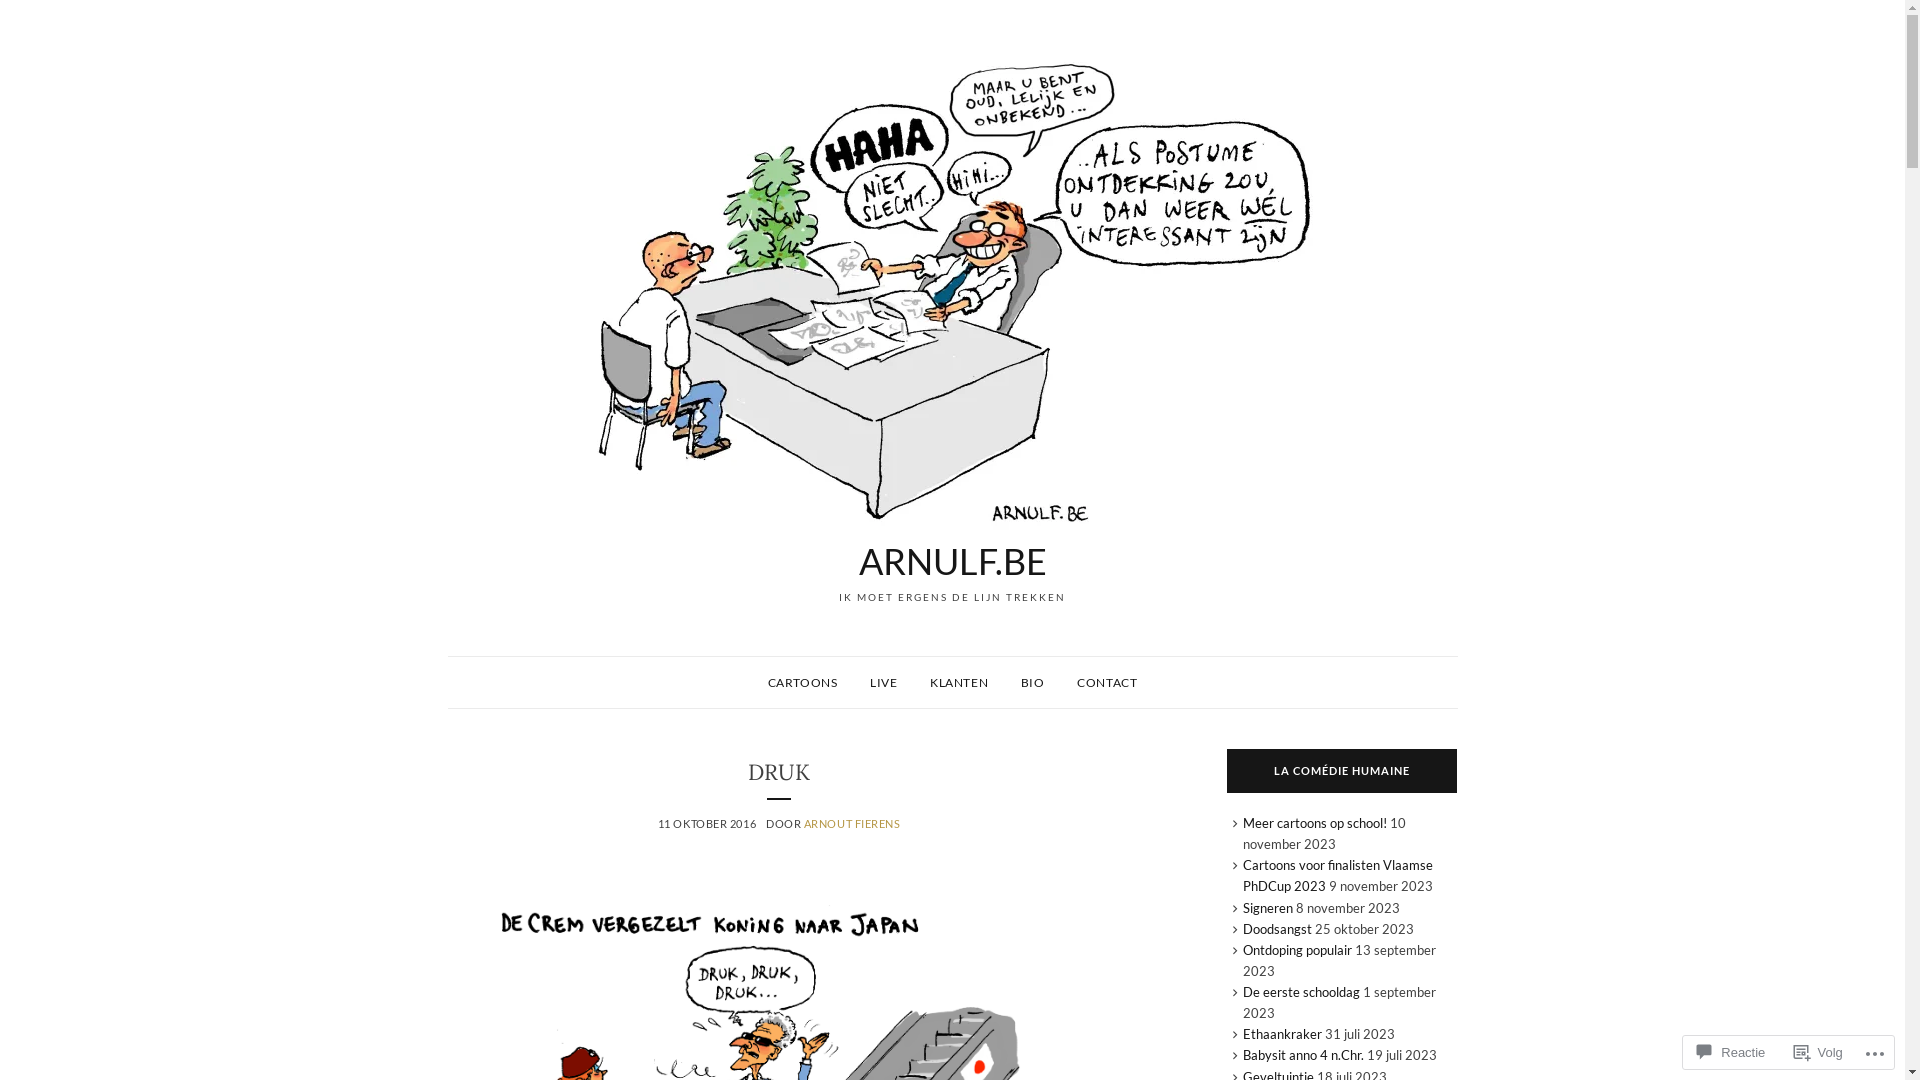  What do you see at coordinates (1730, 1051) in the screenshot?
I see `'Reactie'` at bounding box center [1730, 1051].